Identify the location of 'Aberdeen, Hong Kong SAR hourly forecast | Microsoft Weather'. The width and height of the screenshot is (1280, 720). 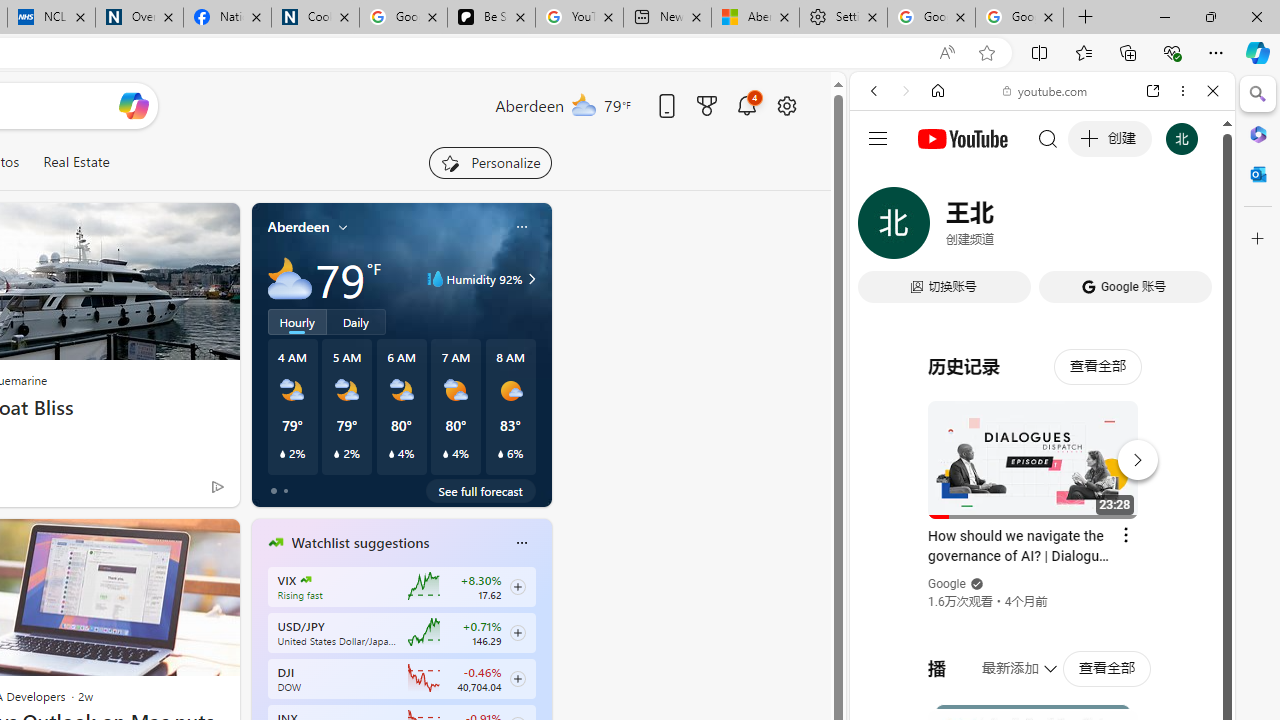
(754, 17).